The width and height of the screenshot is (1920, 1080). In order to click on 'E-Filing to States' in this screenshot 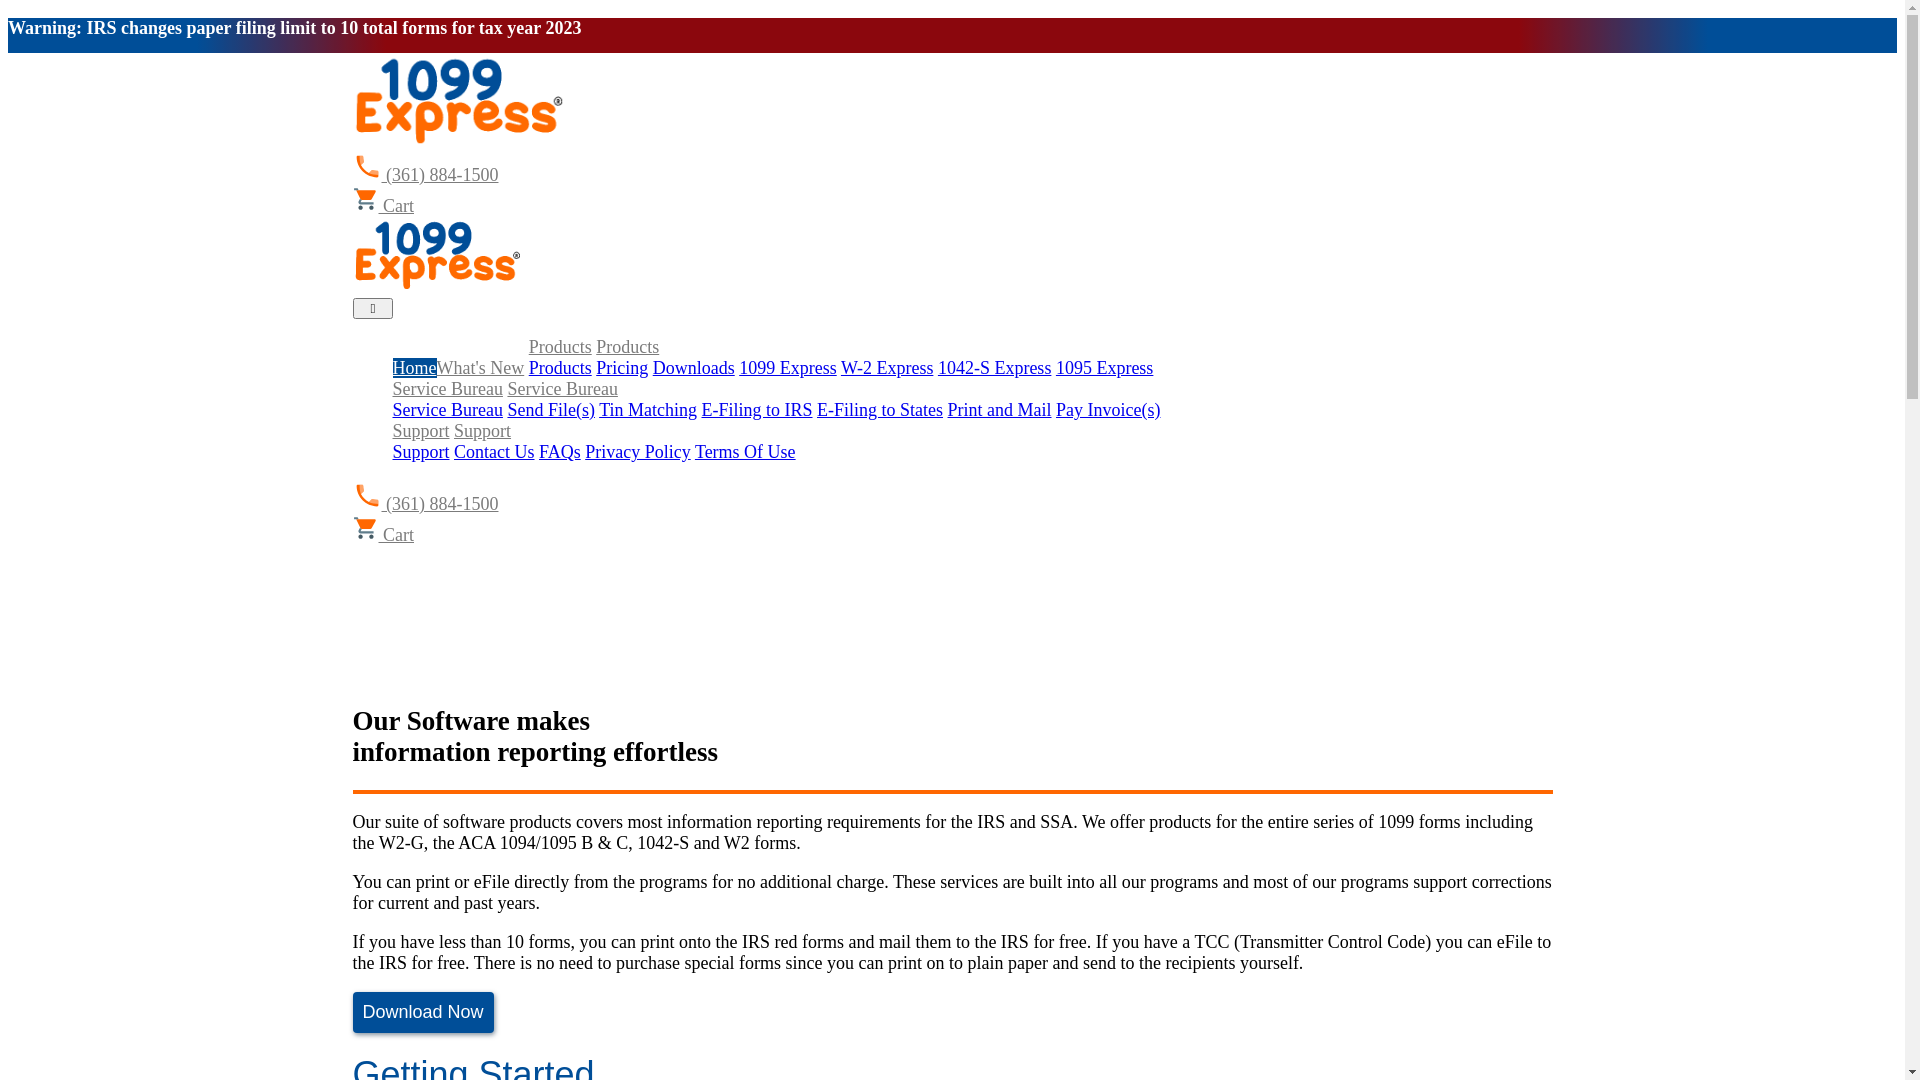, I will do `click(879, 408)`.